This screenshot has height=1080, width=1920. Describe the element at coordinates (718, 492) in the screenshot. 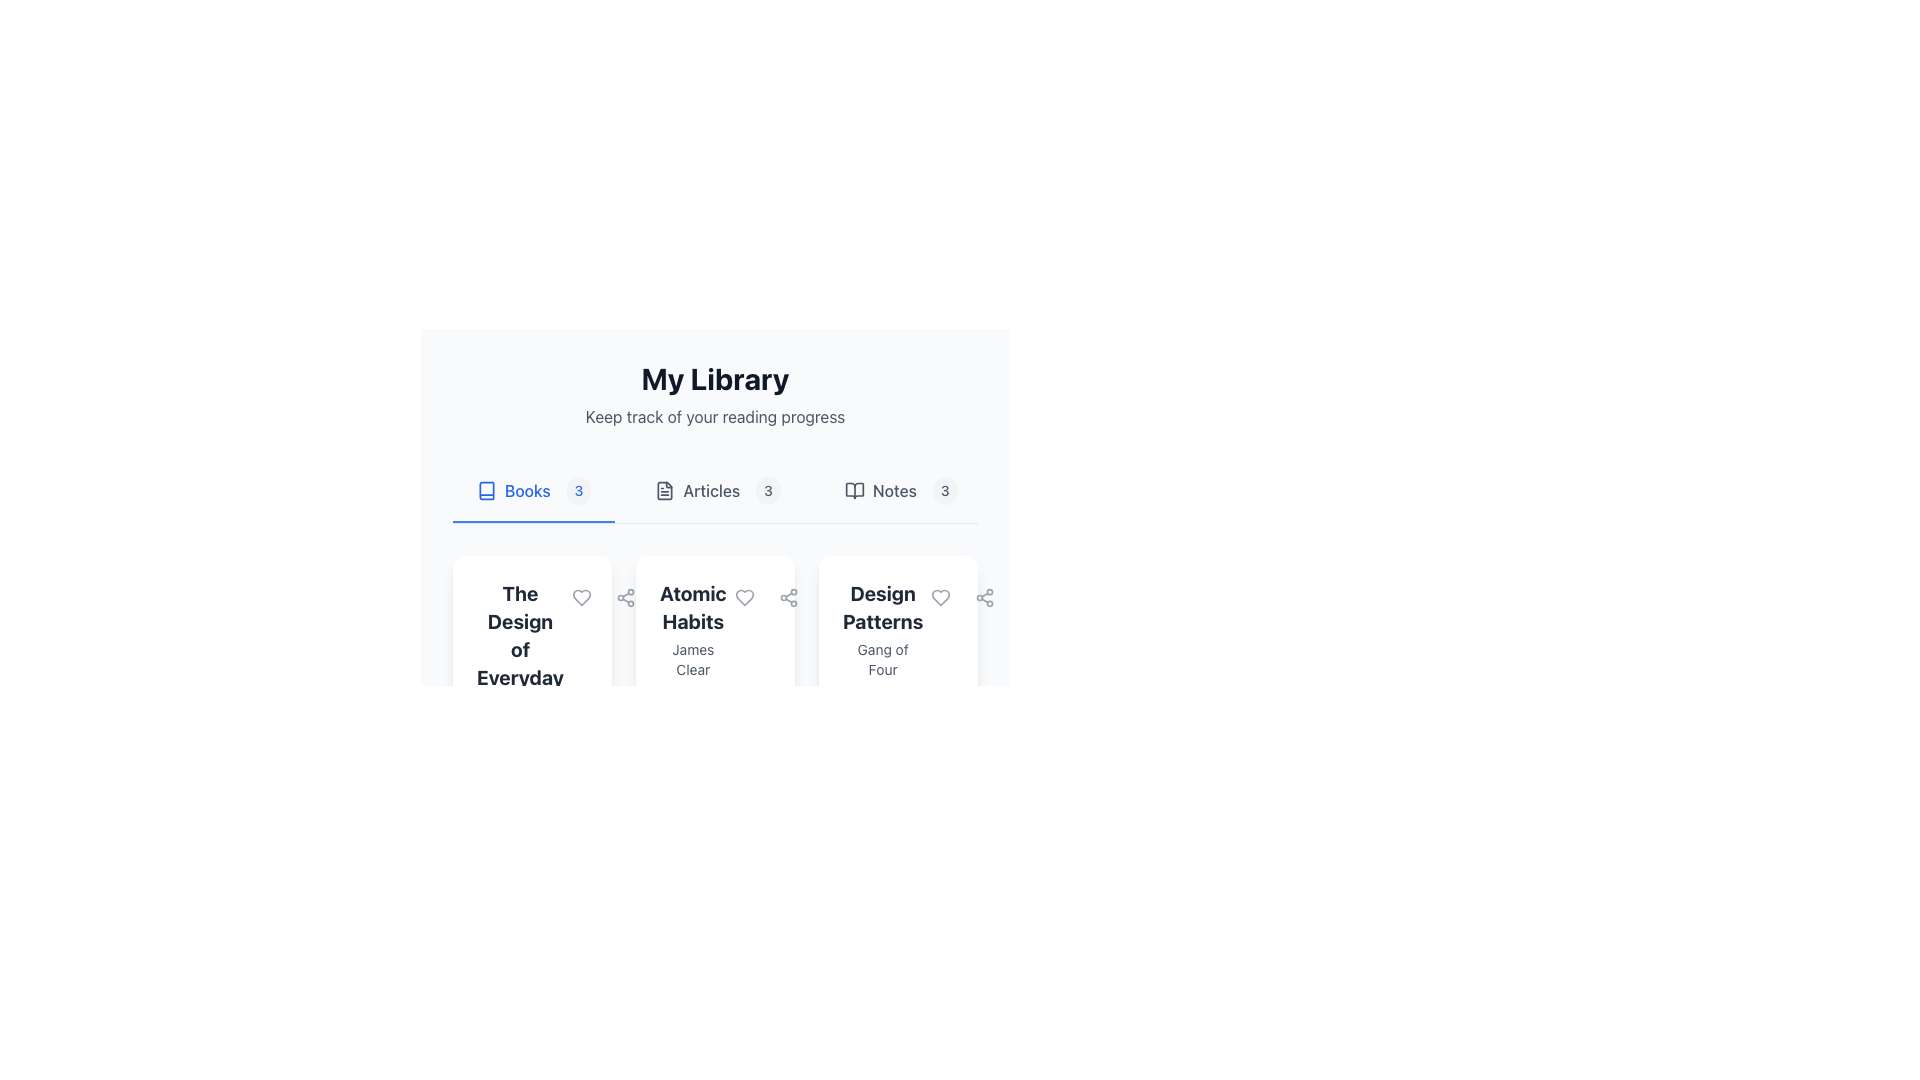

I see `the middle navigational tab under 'My Library'` at that location.